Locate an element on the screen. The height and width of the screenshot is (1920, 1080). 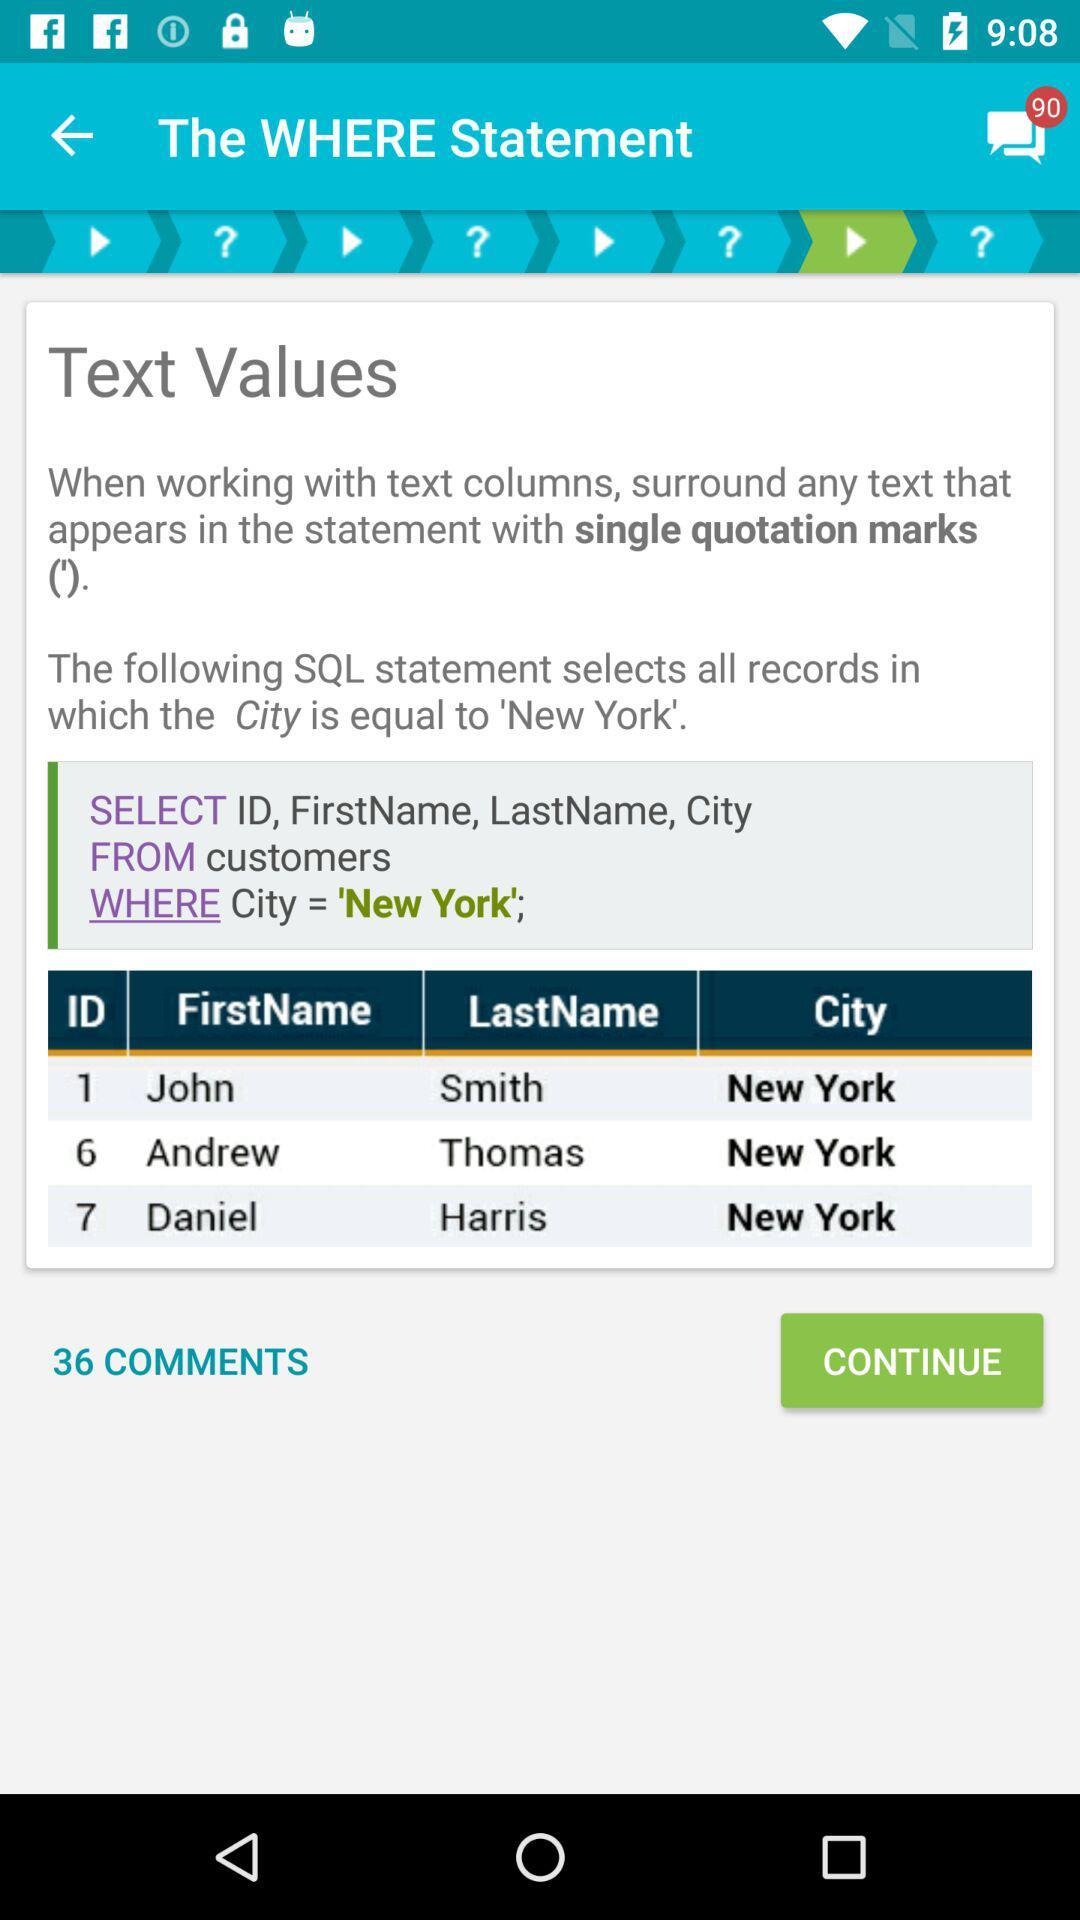
next page is located at coordinates (350, 240).